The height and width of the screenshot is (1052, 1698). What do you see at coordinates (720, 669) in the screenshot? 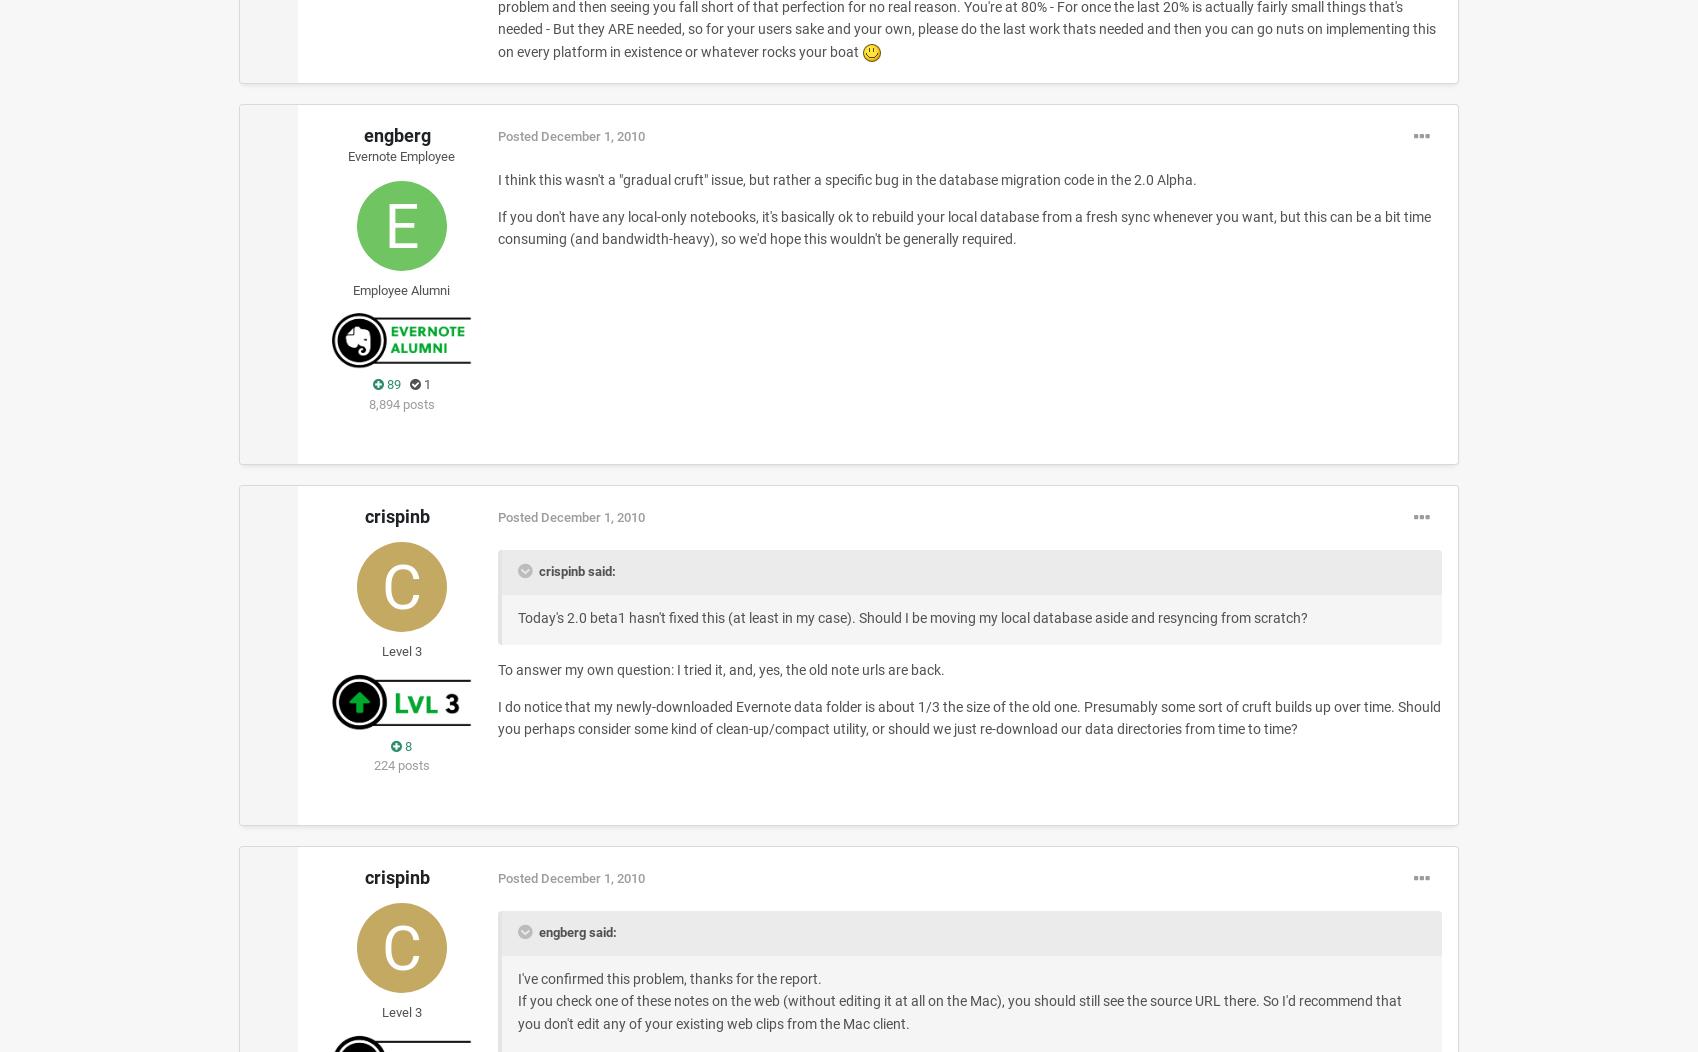
I see `'To answer my own question: I tried it, and, yes, the old note urls are back.'` at bounding box center [720, 669].